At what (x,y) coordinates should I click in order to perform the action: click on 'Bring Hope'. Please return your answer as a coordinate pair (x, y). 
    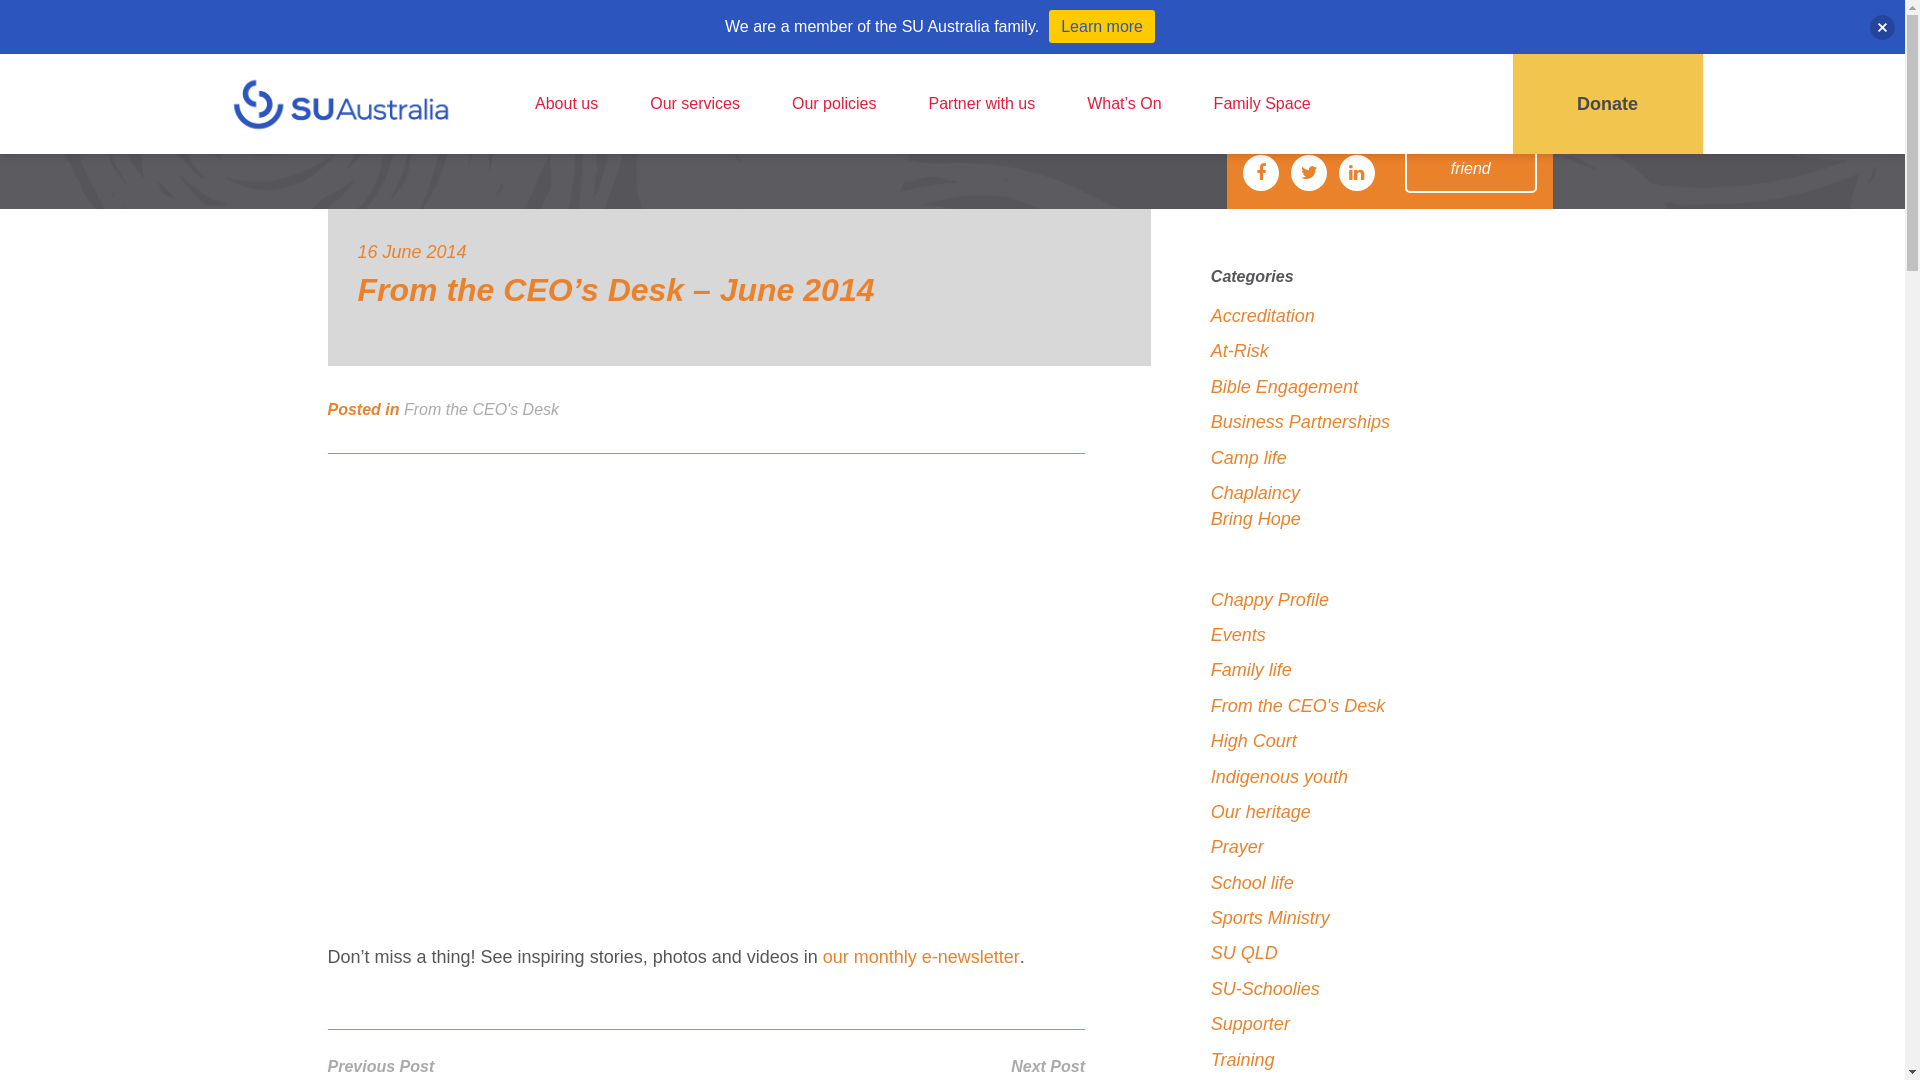
    Looking at the image, I should click on (1255, 518).